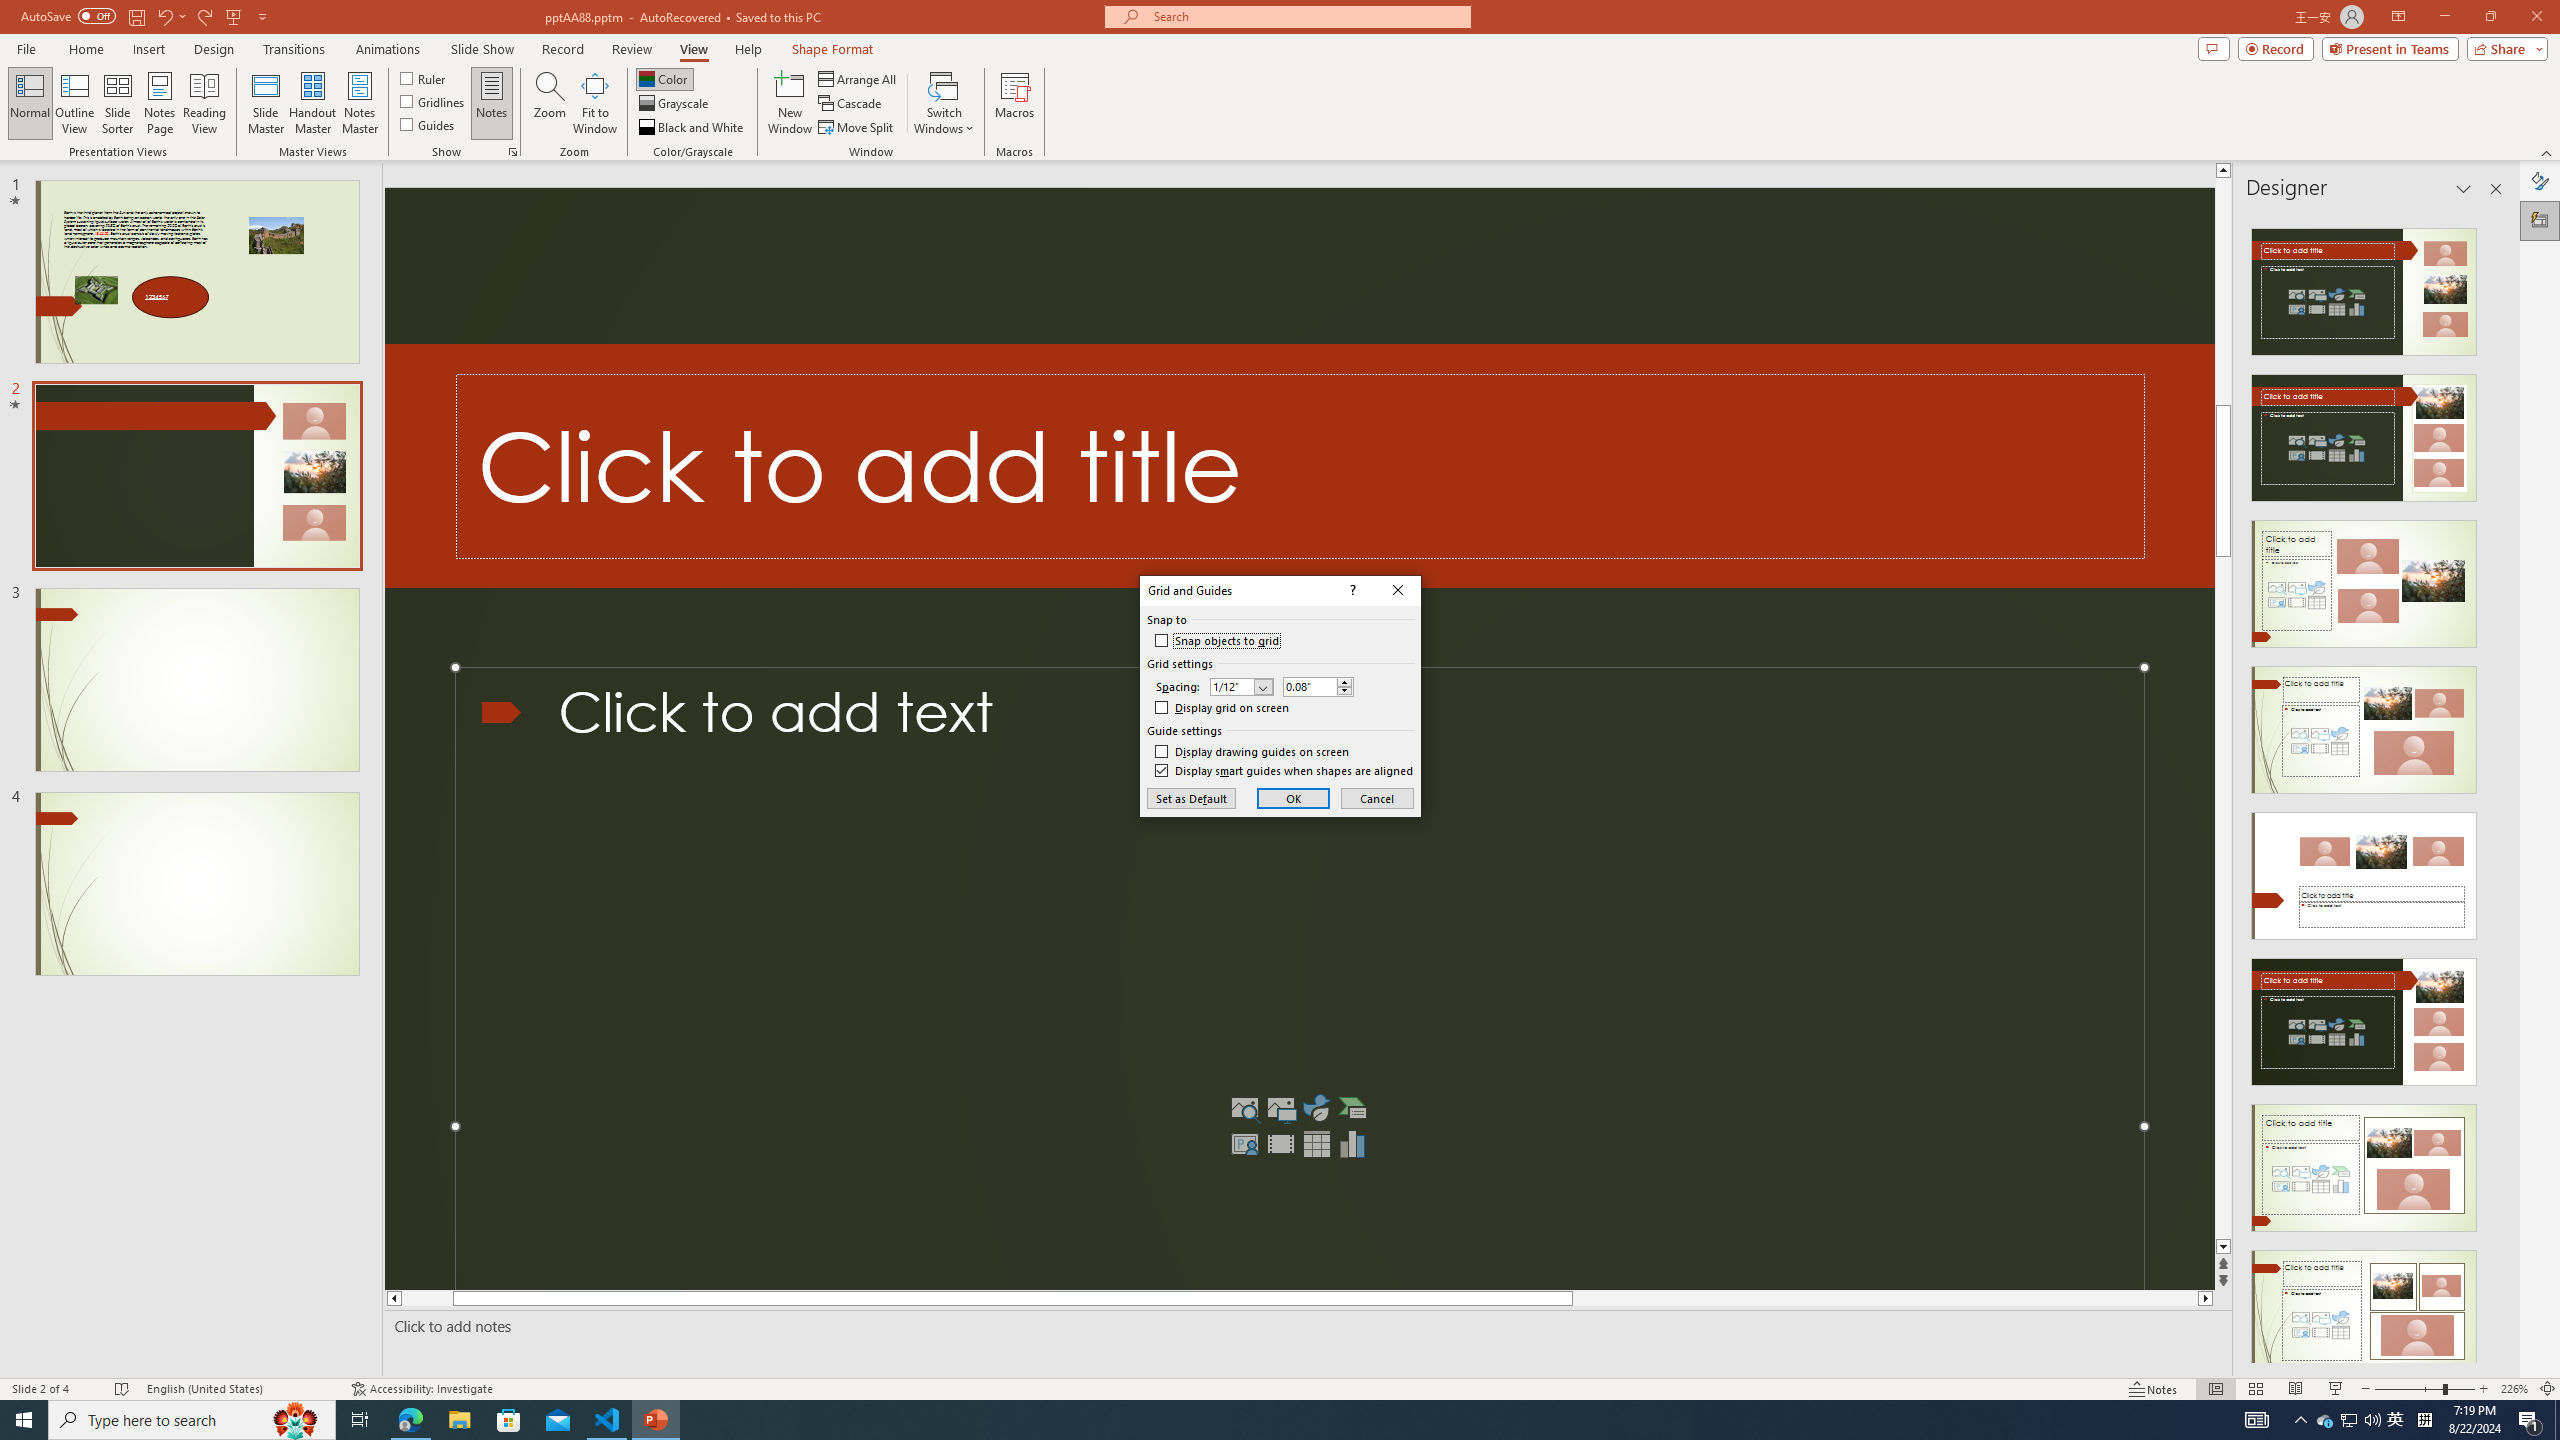 The image size is (2560, 1440). I want to click on 'Notes Page', so click(159, 103).